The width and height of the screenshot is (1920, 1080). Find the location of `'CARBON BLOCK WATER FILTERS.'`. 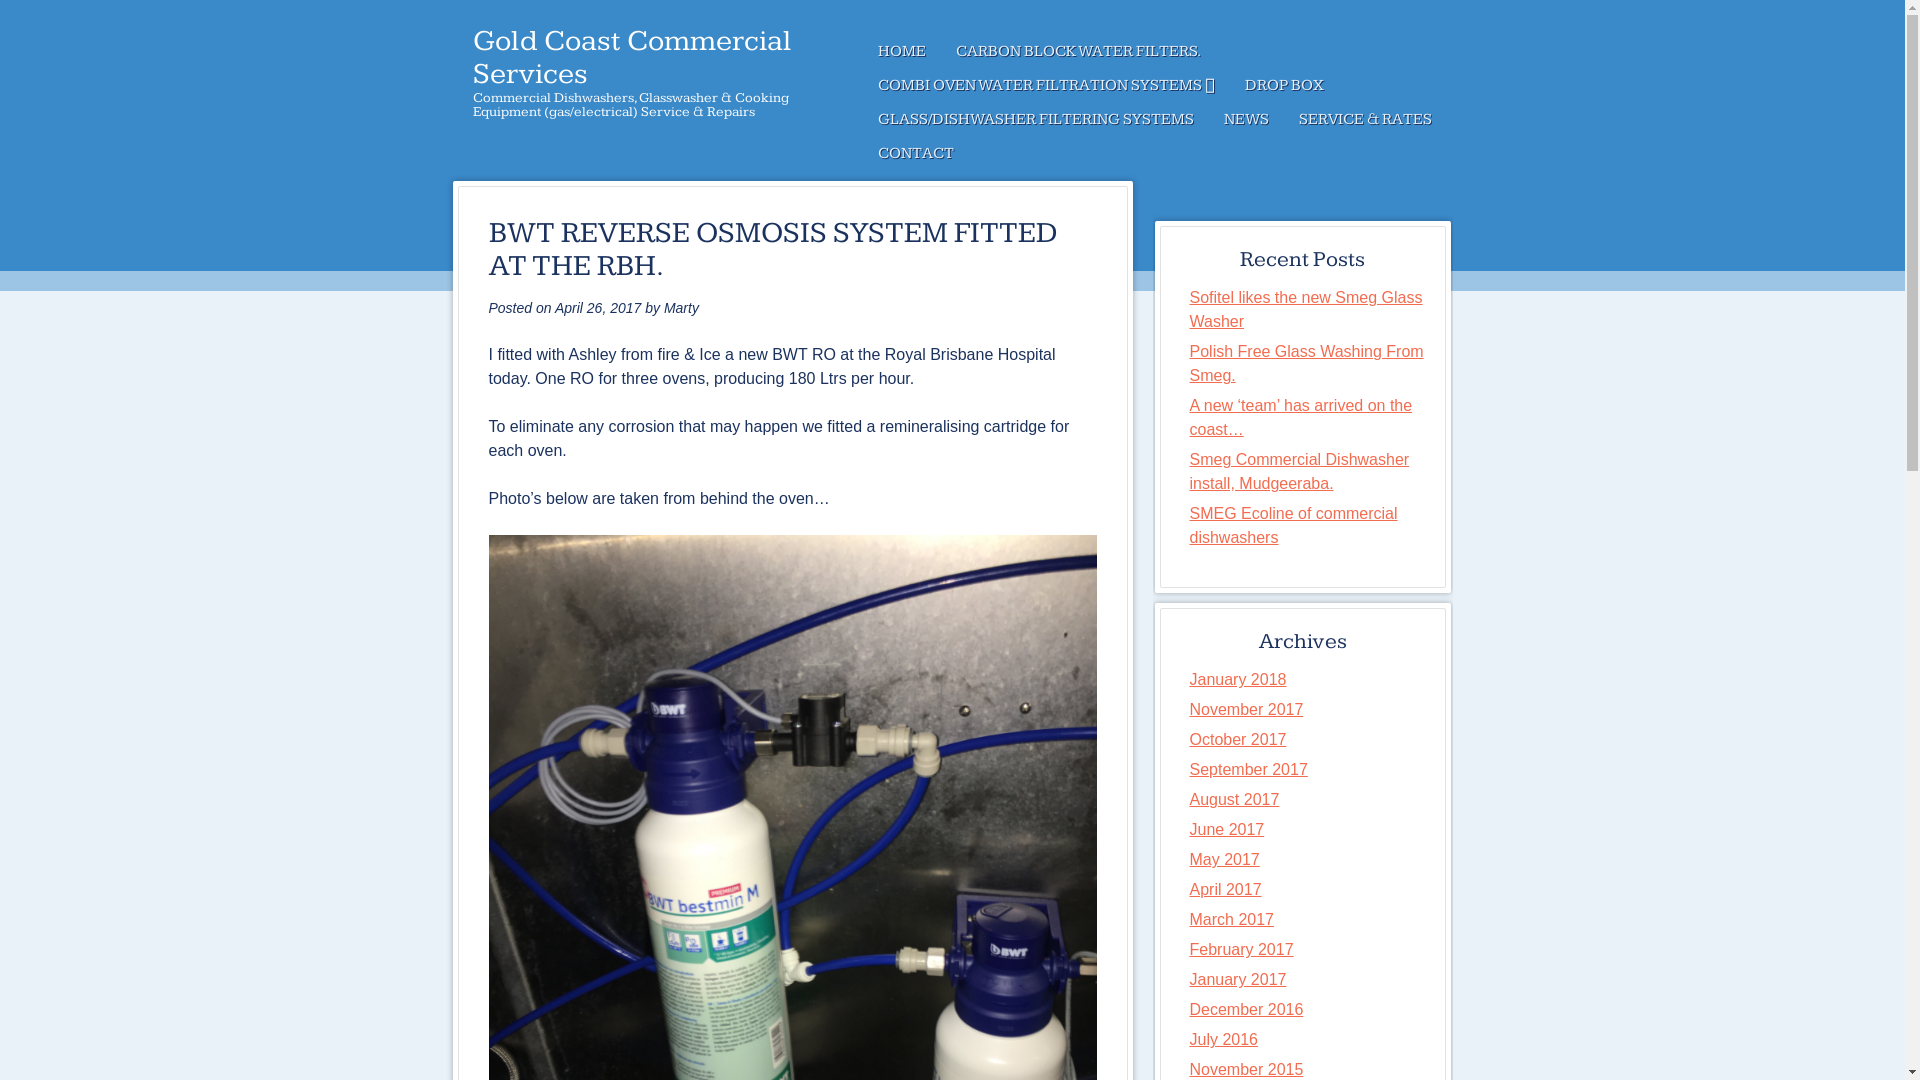

'CARBON BLOCK WATER FILTERS.' is located at coordinates (1076, 50).